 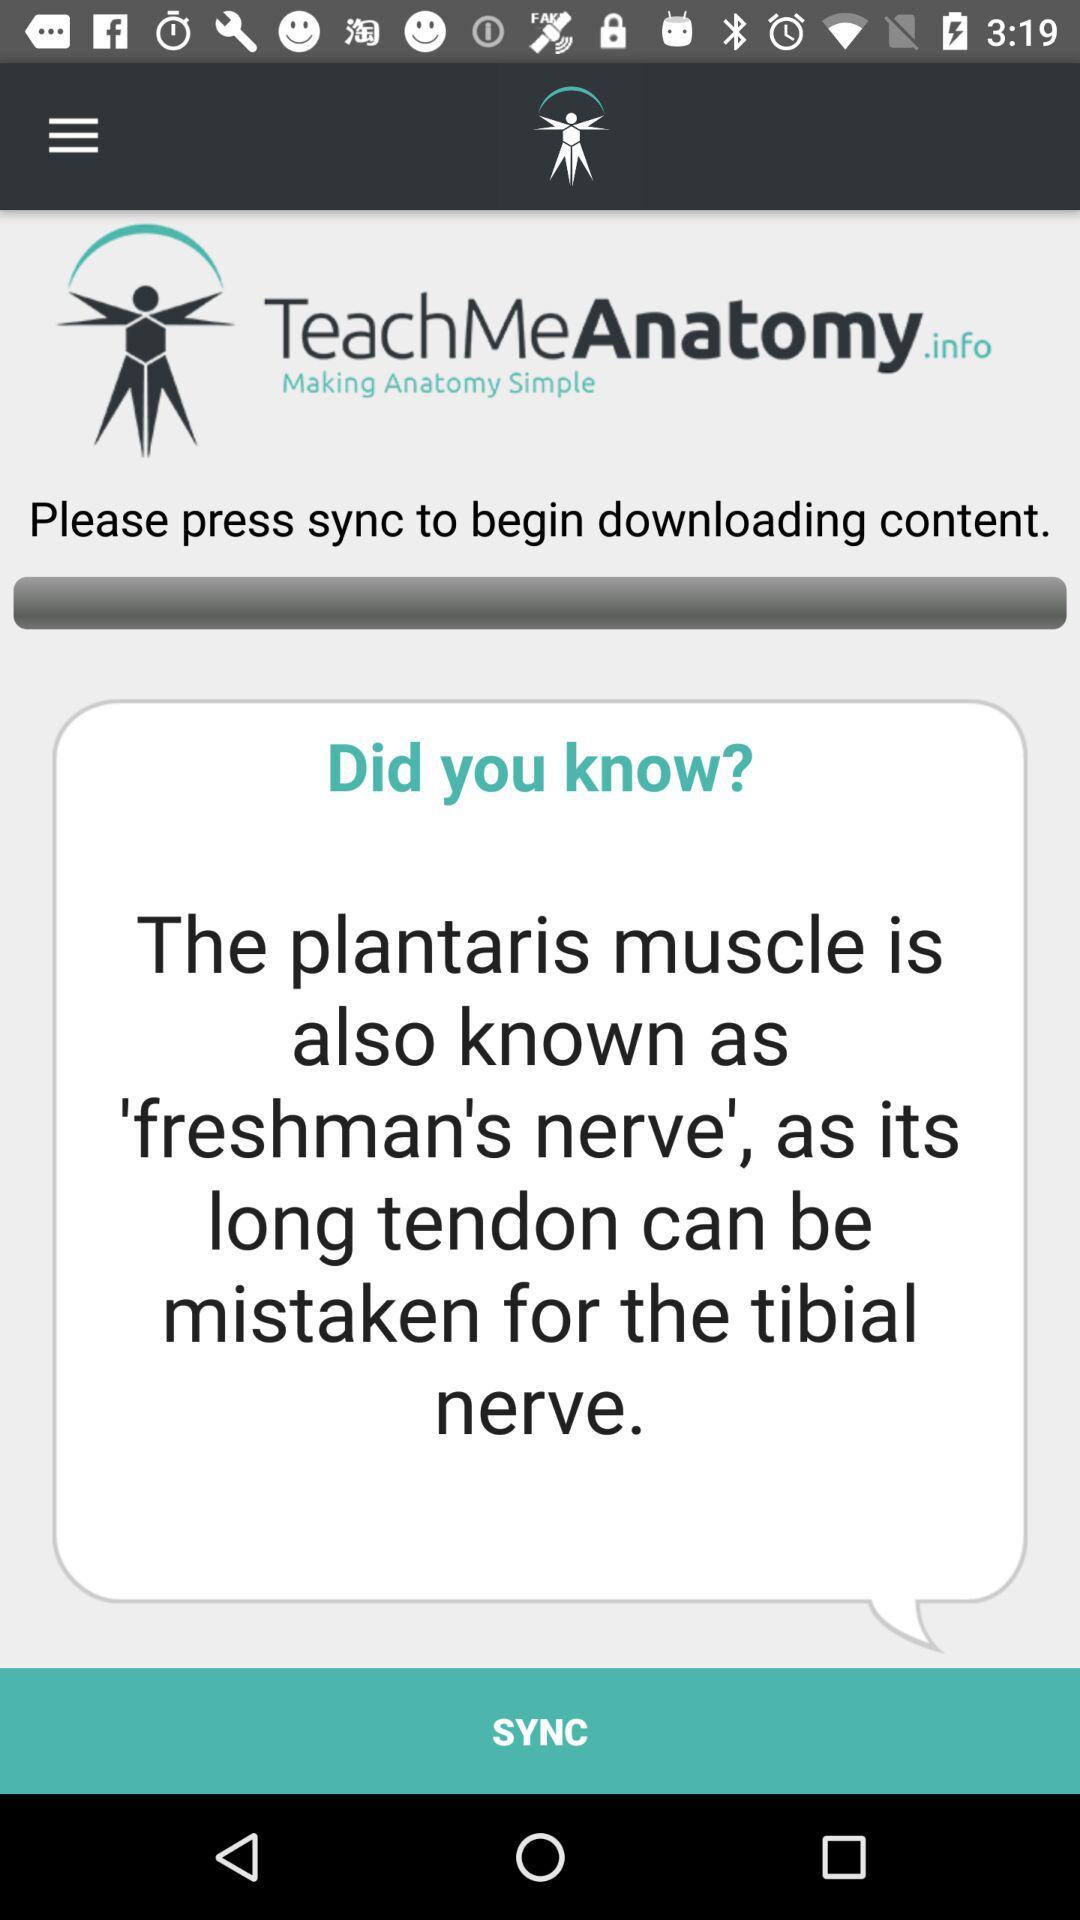 What do you see at coordinates (1017, 135) in the screenshot?
I see `item at the top right corner` at bounding box center [1017, 135].